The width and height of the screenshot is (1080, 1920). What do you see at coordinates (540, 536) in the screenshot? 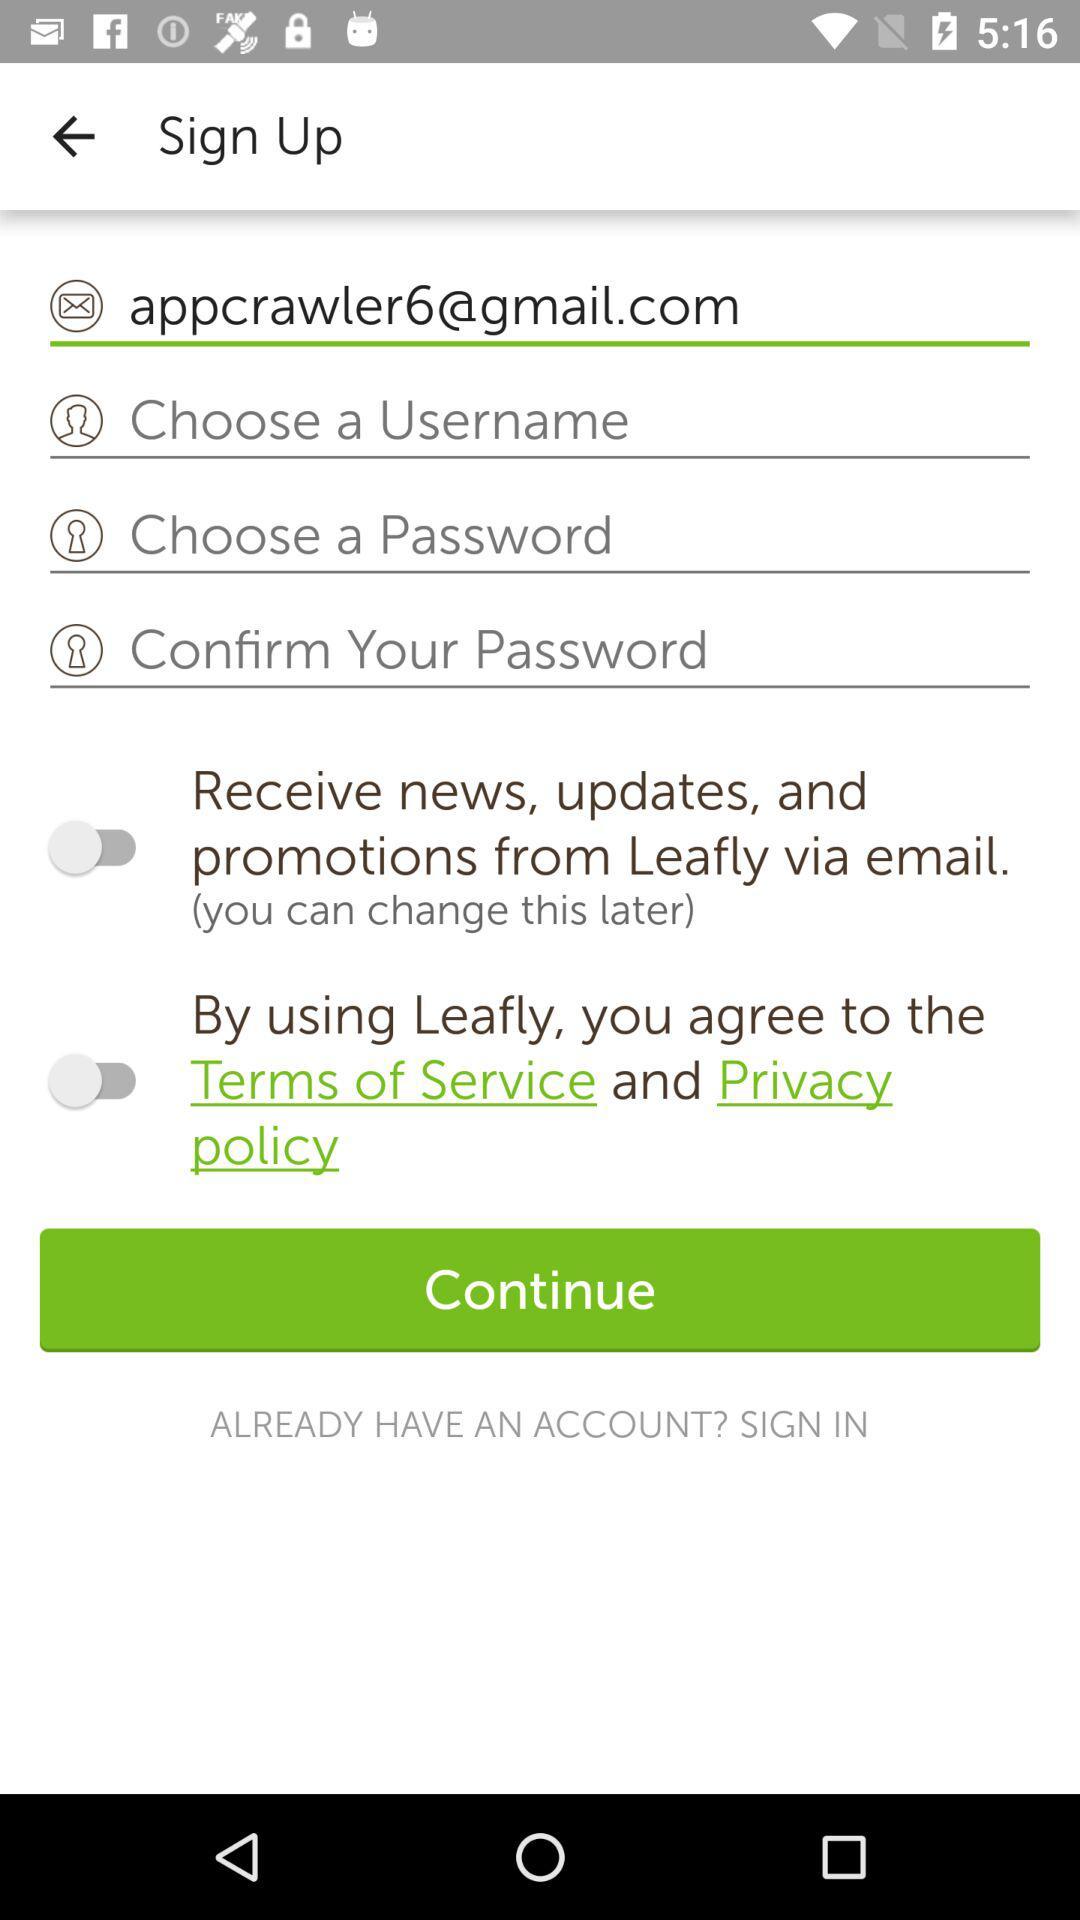
I see `pick password` at bounding box center [540, 536].